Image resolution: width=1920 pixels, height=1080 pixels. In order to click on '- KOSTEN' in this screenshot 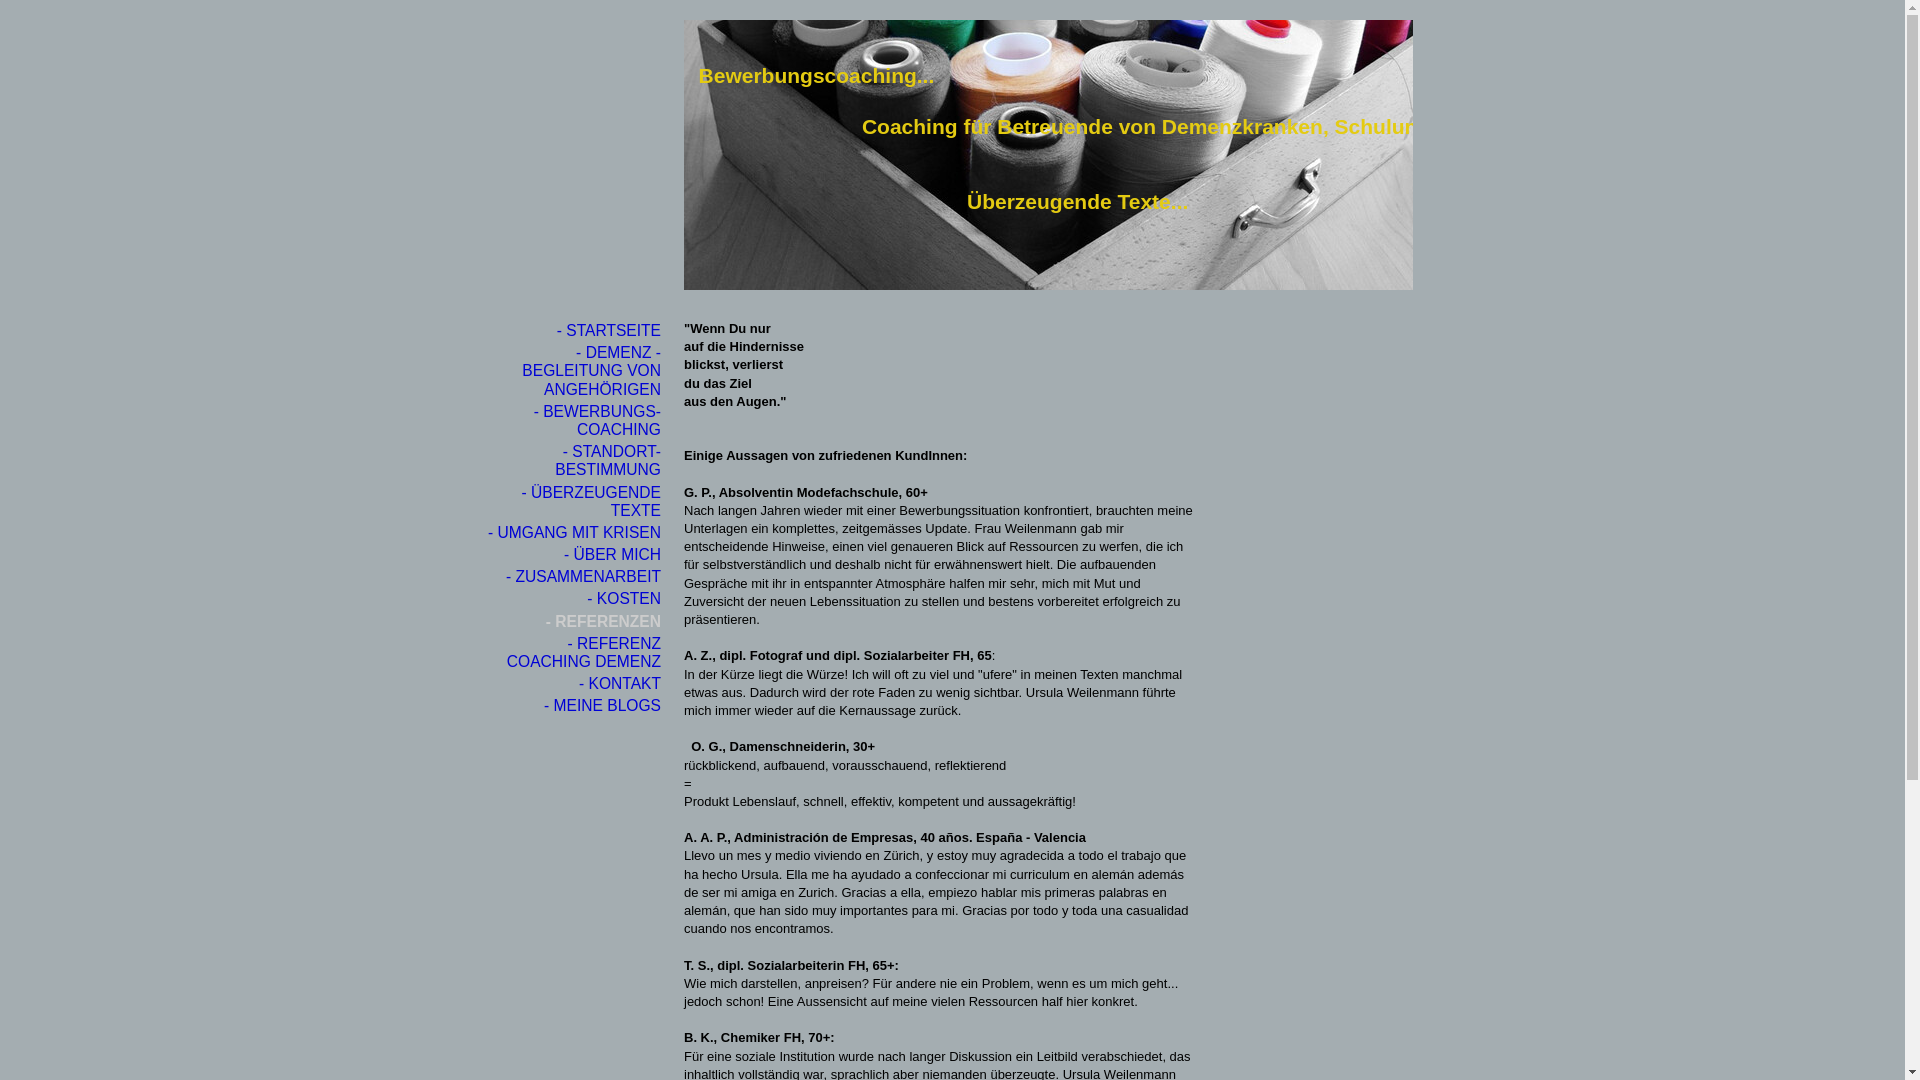, I will do `click(574, 597)`.